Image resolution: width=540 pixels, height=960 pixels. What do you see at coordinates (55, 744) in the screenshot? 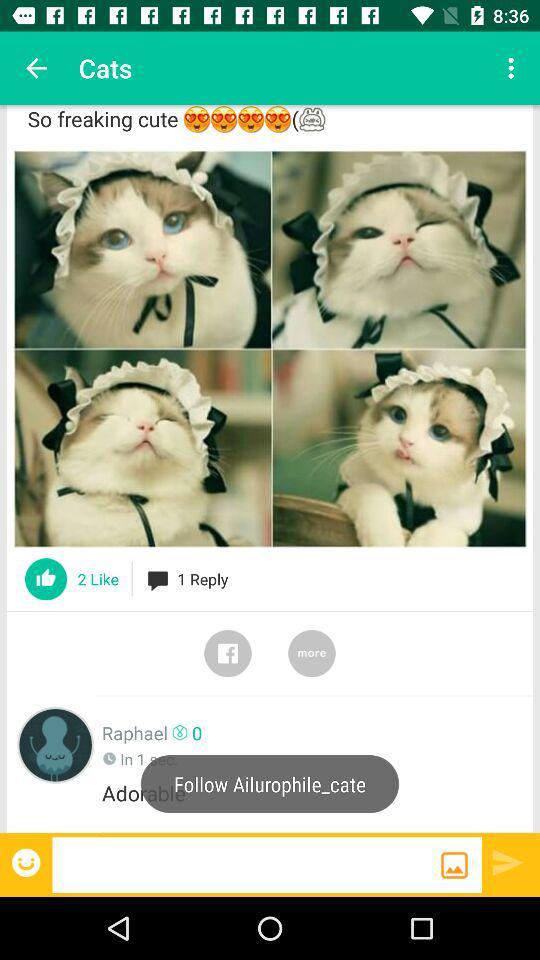
I see `cartoon character` at bounding box center [55, 744].